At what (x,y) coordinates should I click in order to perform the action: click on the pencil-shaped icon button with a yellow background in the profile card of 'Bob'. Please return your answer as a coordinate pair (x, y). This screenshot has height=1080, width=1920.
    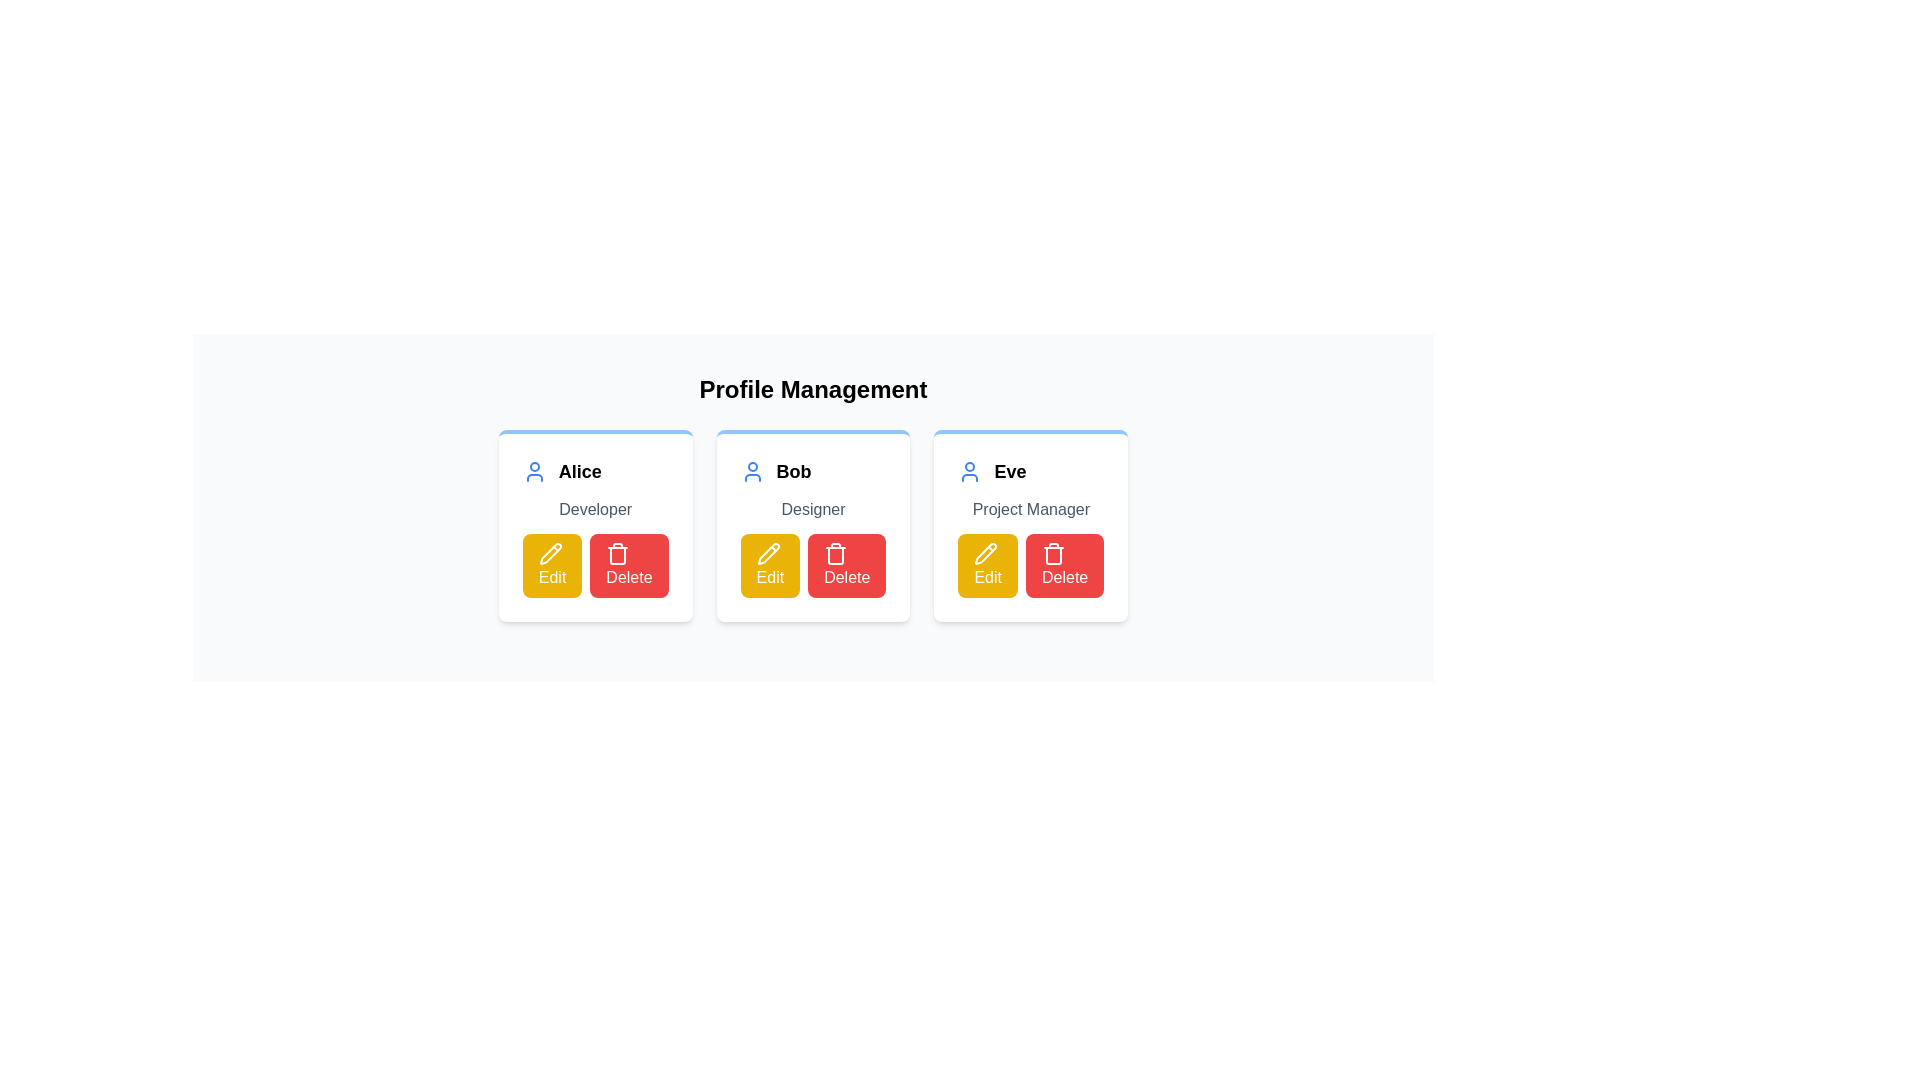
    Looking at the image, I should click on (767, 554).